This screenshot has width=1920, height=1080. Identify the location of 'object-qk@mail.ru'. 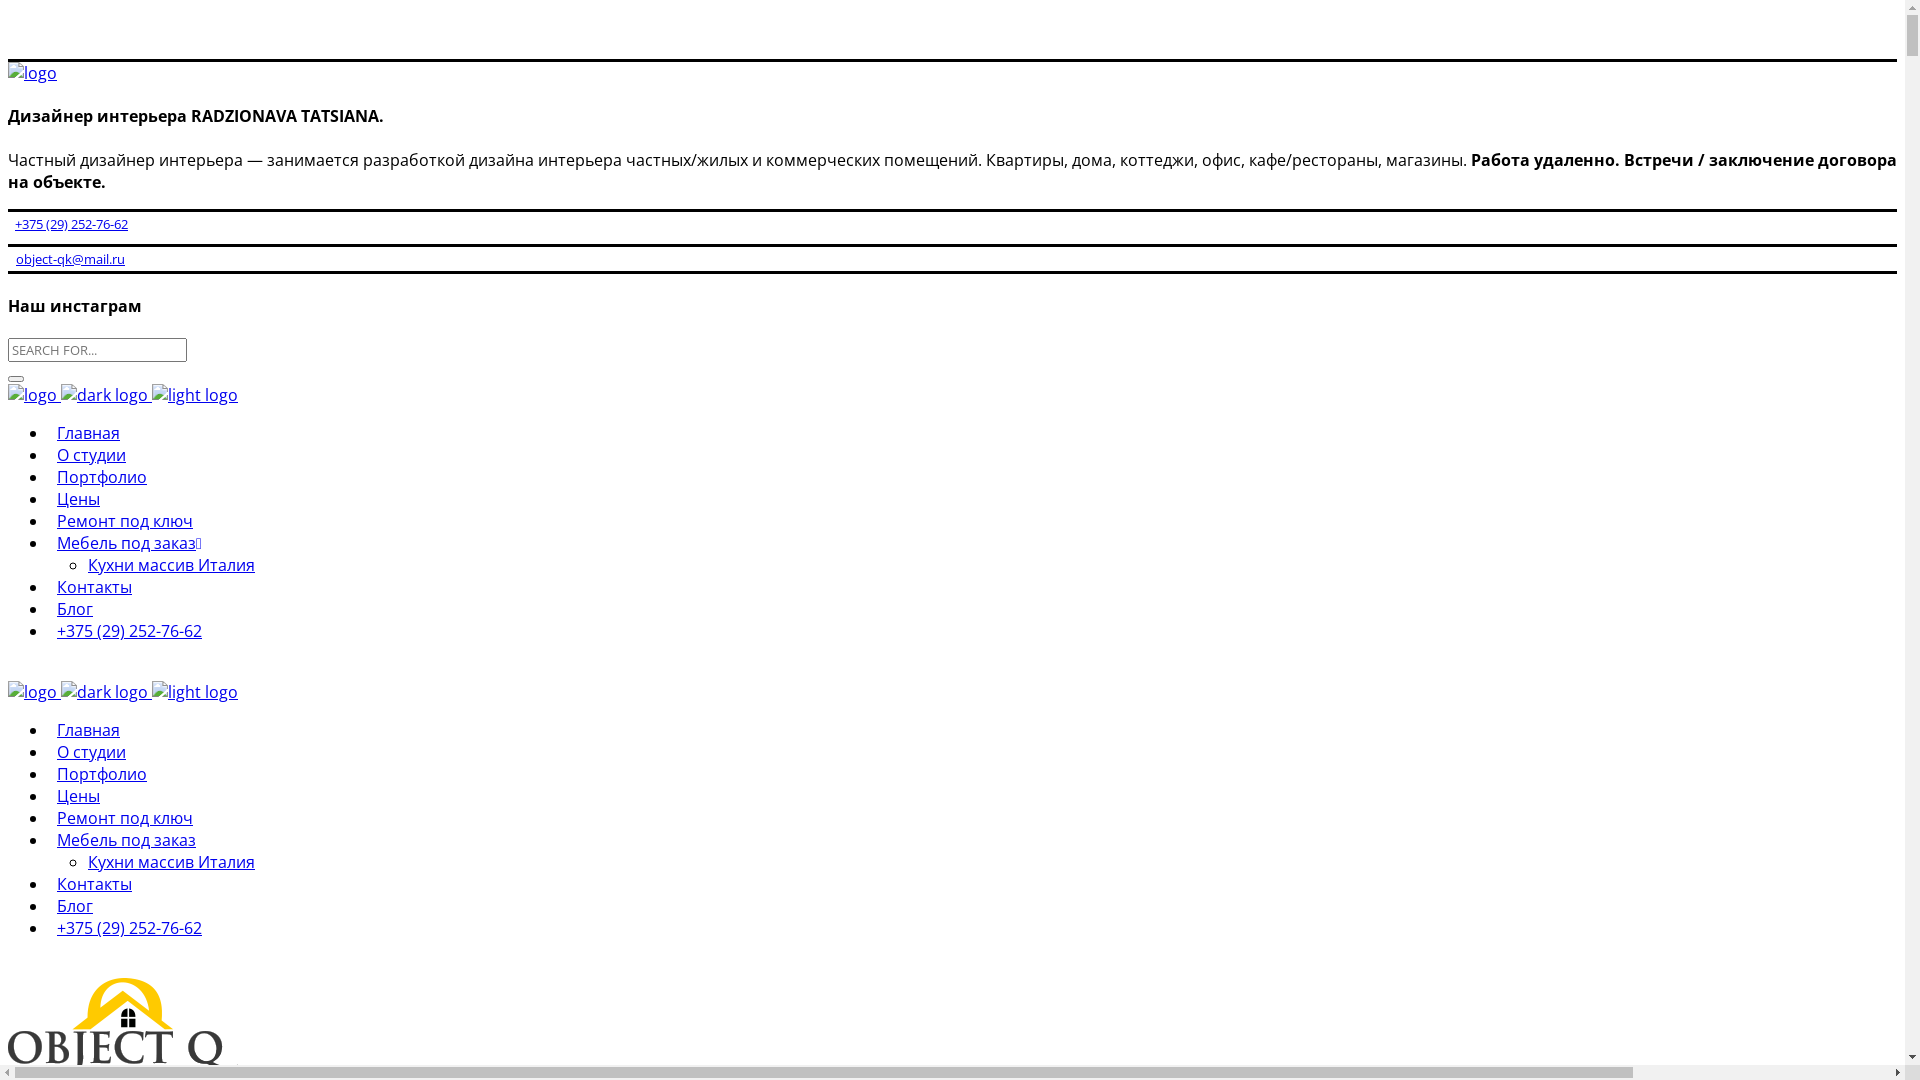
(66, 257).